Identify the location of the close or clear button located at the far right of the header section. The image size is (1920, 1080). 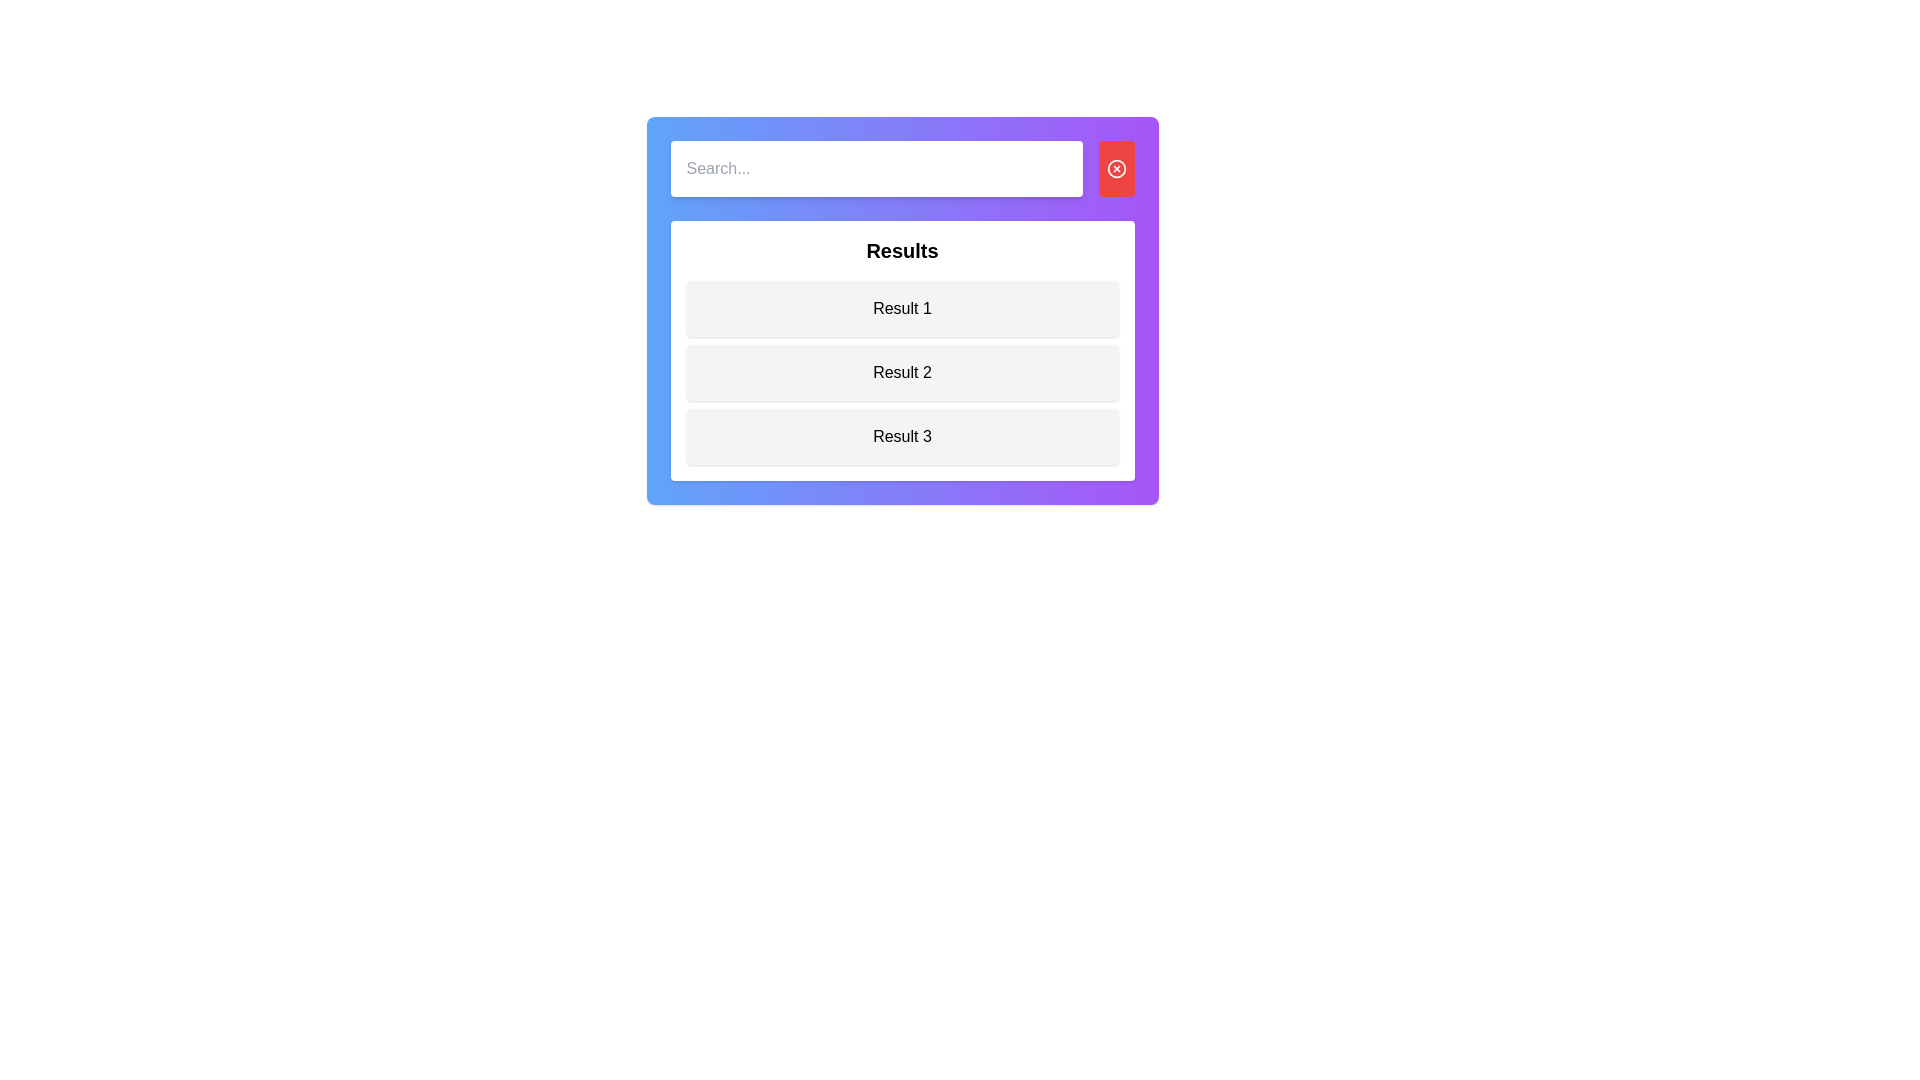
(1115, 168).